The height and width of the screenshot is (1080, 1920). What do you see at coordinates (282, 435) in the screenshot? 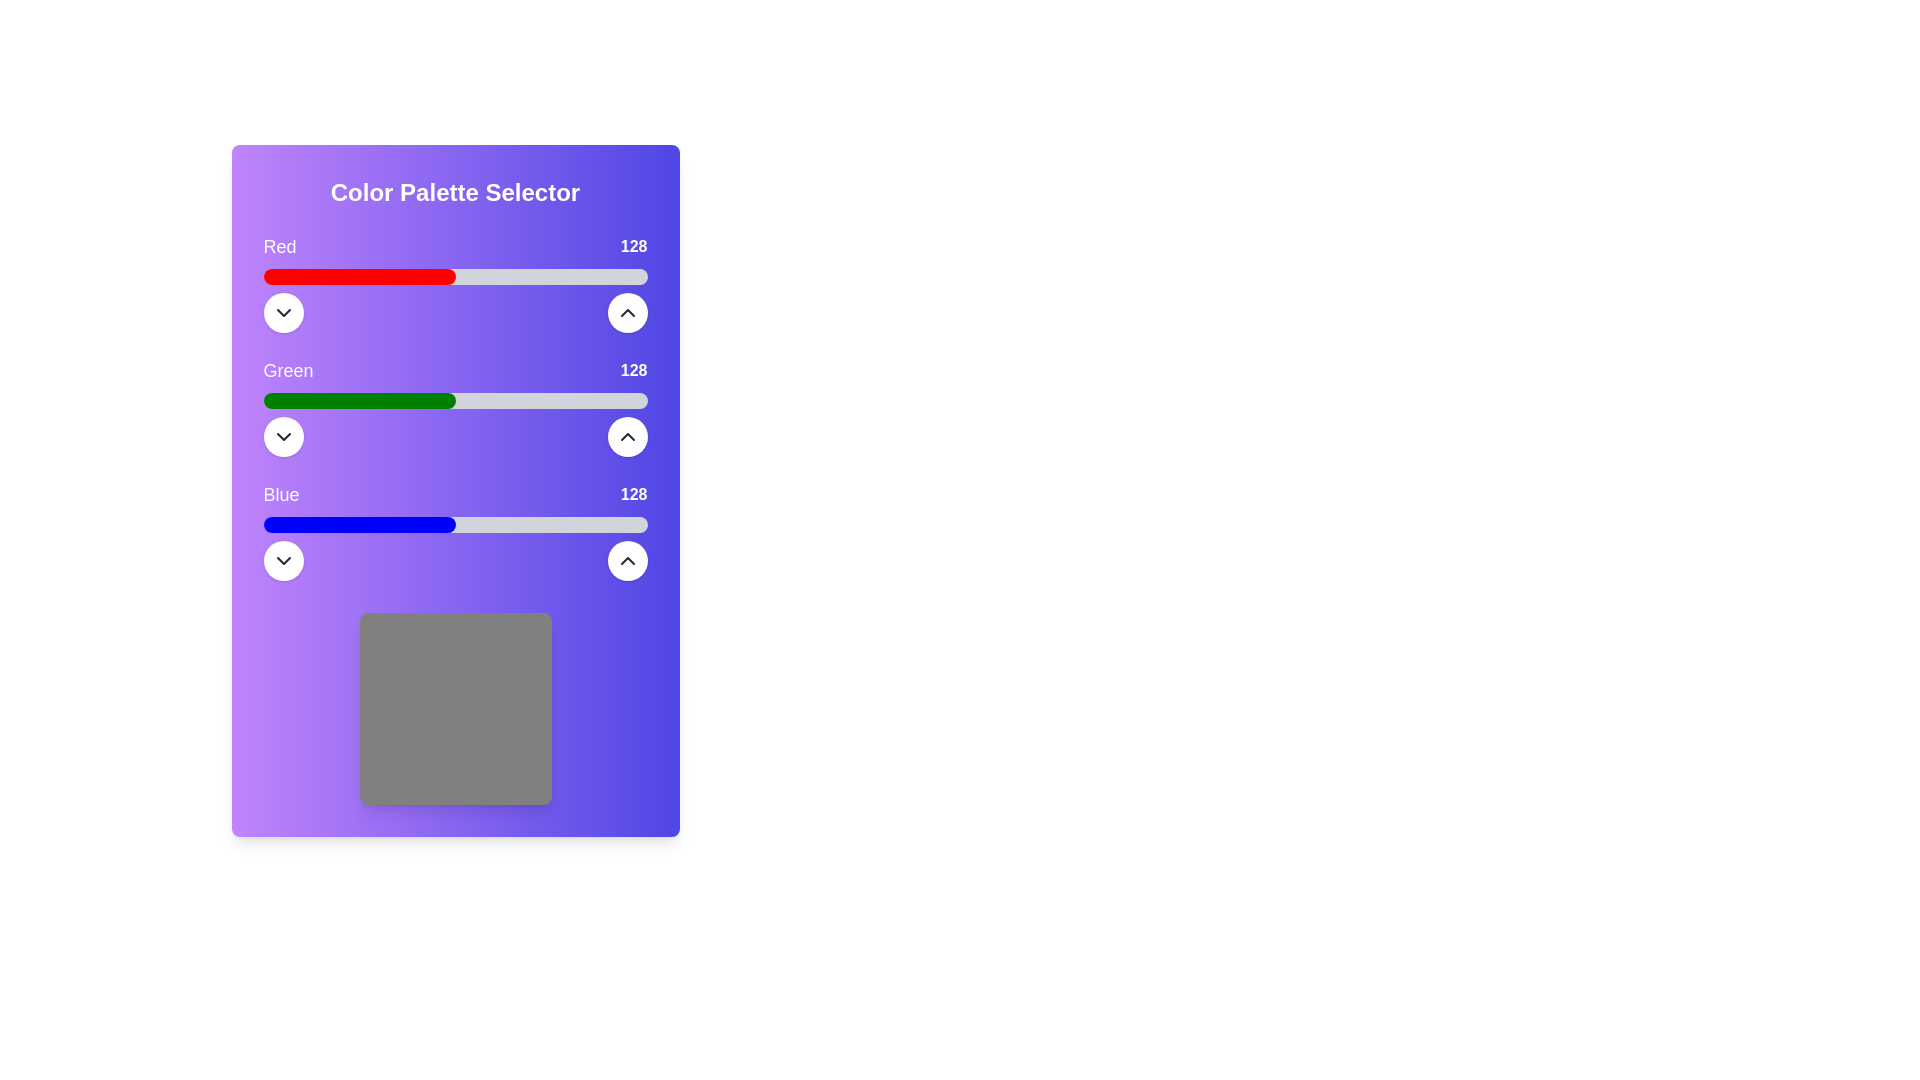
I see `the downward-pointing chevron icon located in the 'Green' group of the 'Color Palette Selector'` at bounding box center [282, 435].